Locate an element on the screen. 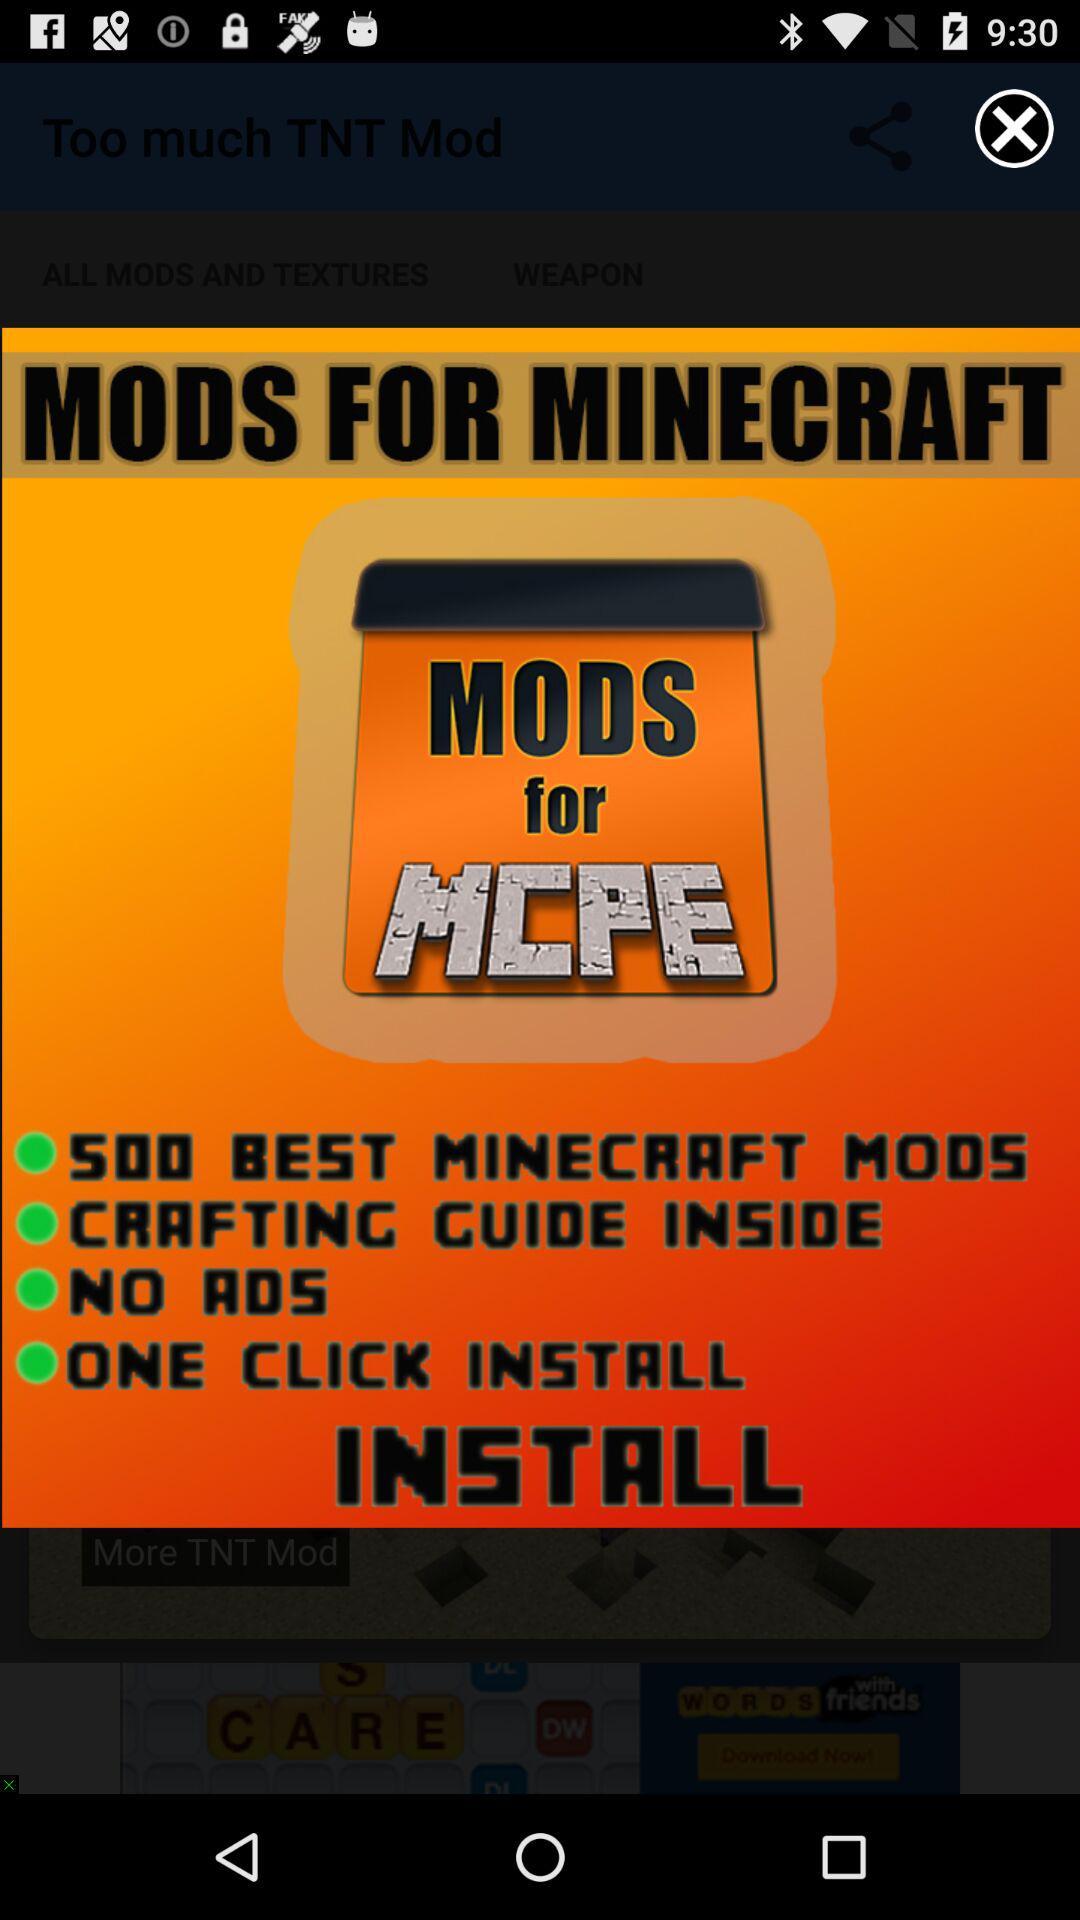 The height and width of the screenshot is (1920, 1080). icon at the bottom left corner is located at coordinates (18, 1775).